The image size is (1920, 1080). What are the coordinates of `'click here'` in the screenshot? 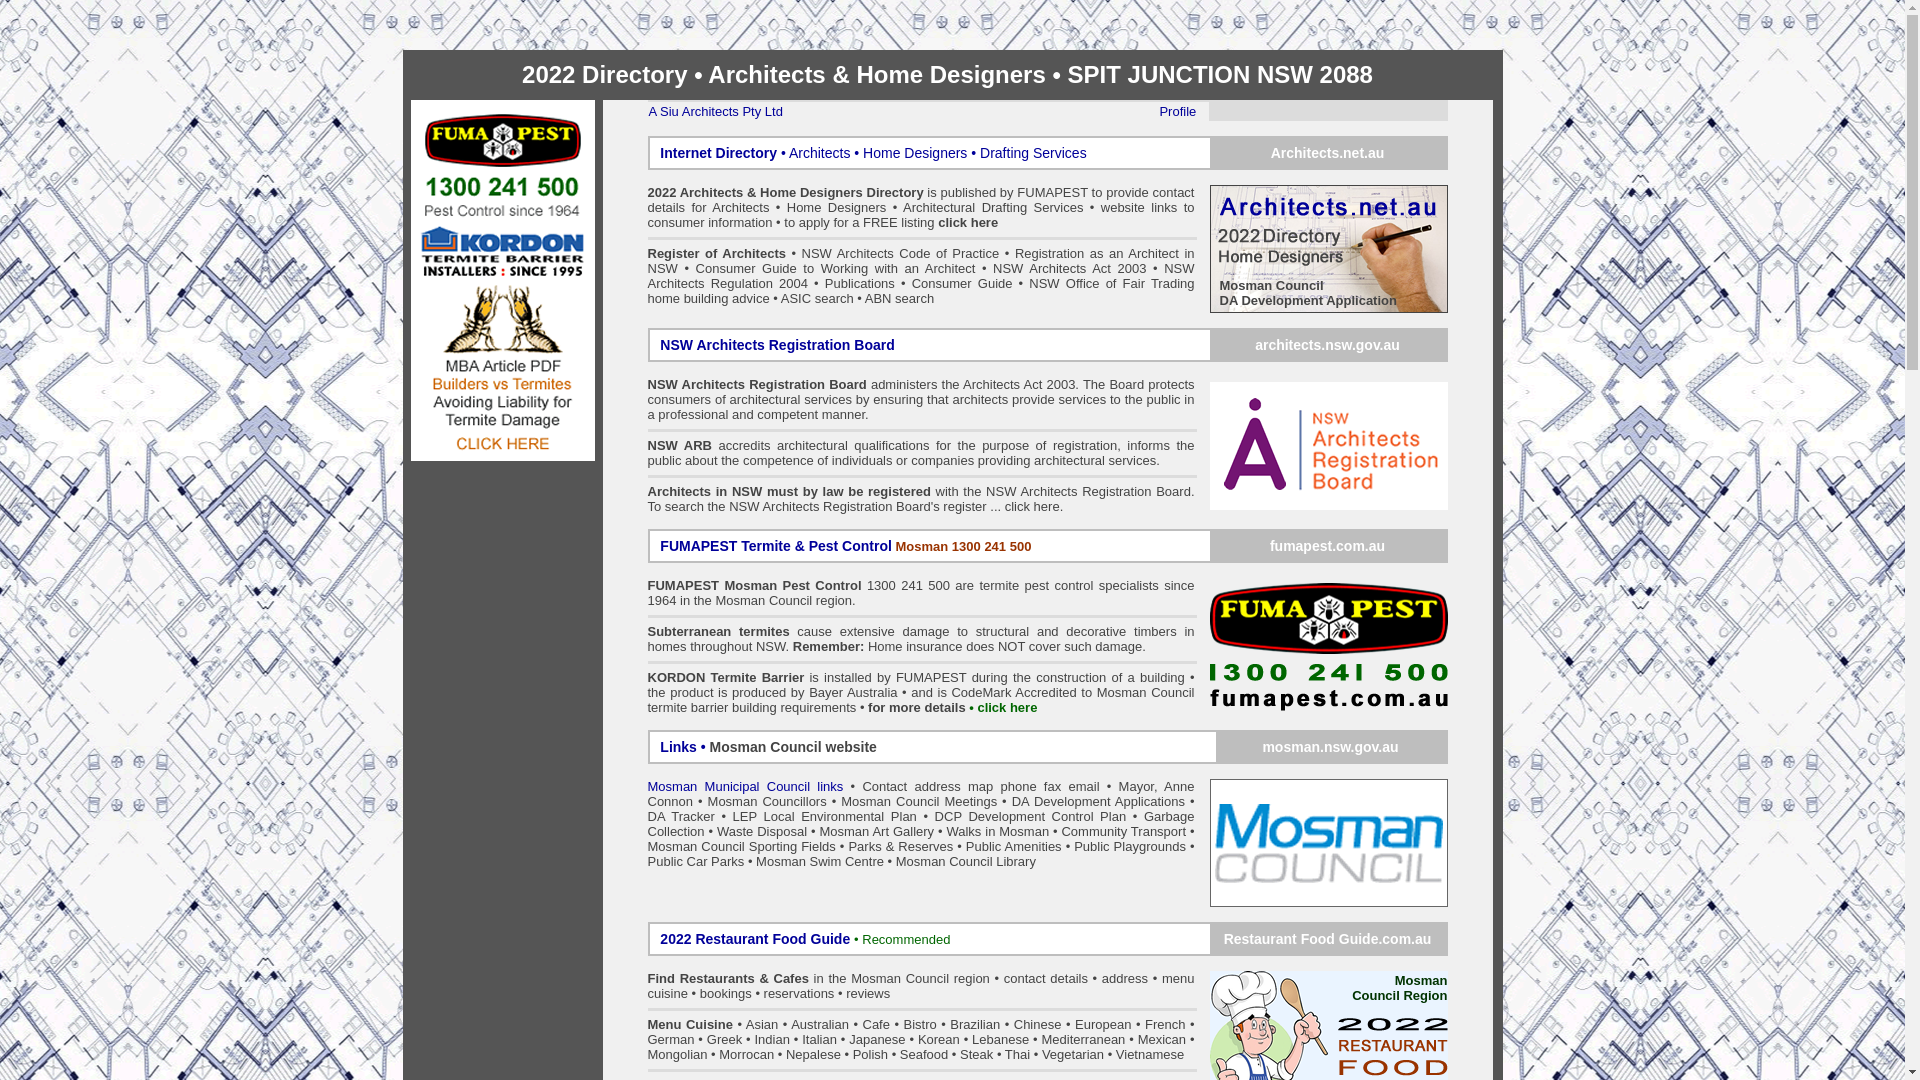 It's located at (968, 222).